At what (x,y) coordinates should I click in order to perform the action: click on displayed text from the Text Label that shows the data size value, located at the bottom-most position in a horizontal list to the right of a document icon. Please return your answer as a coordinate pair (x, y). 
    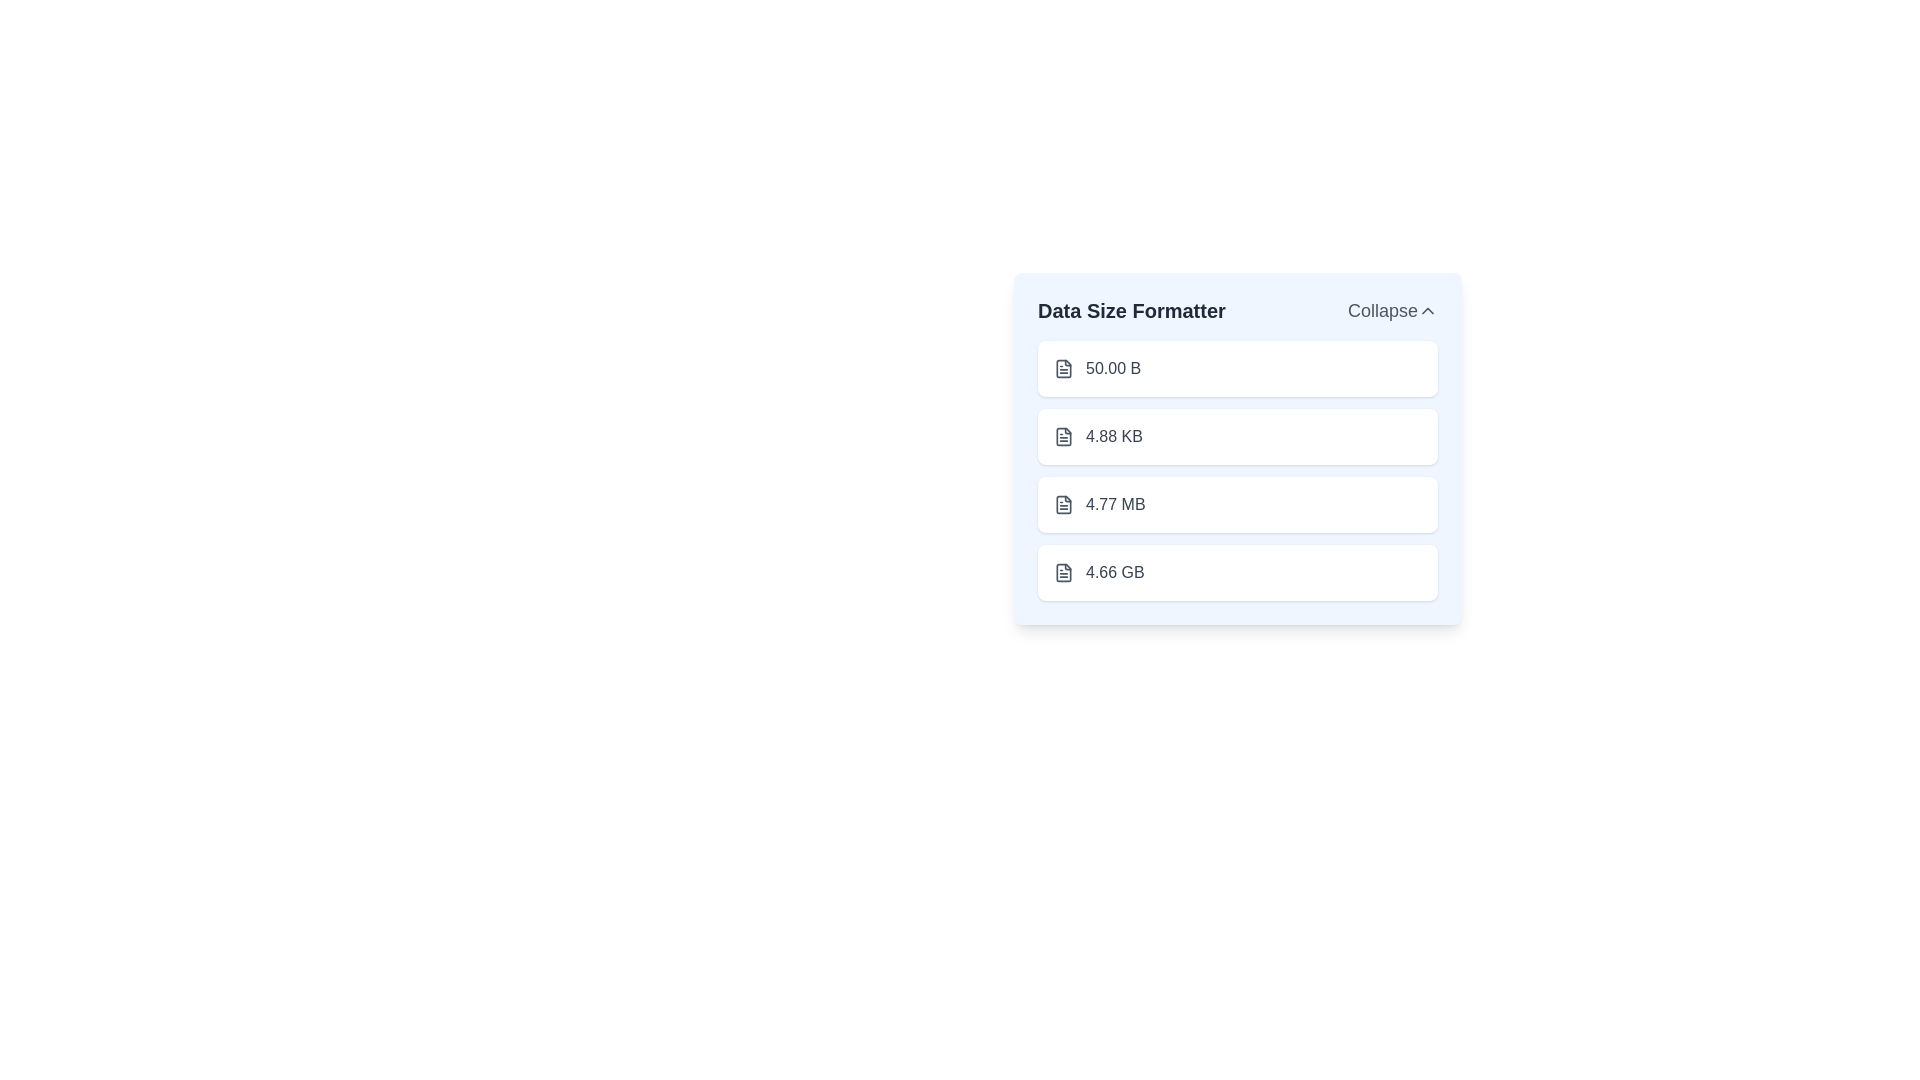
    Looking at the image, I should click on (1114, 573).